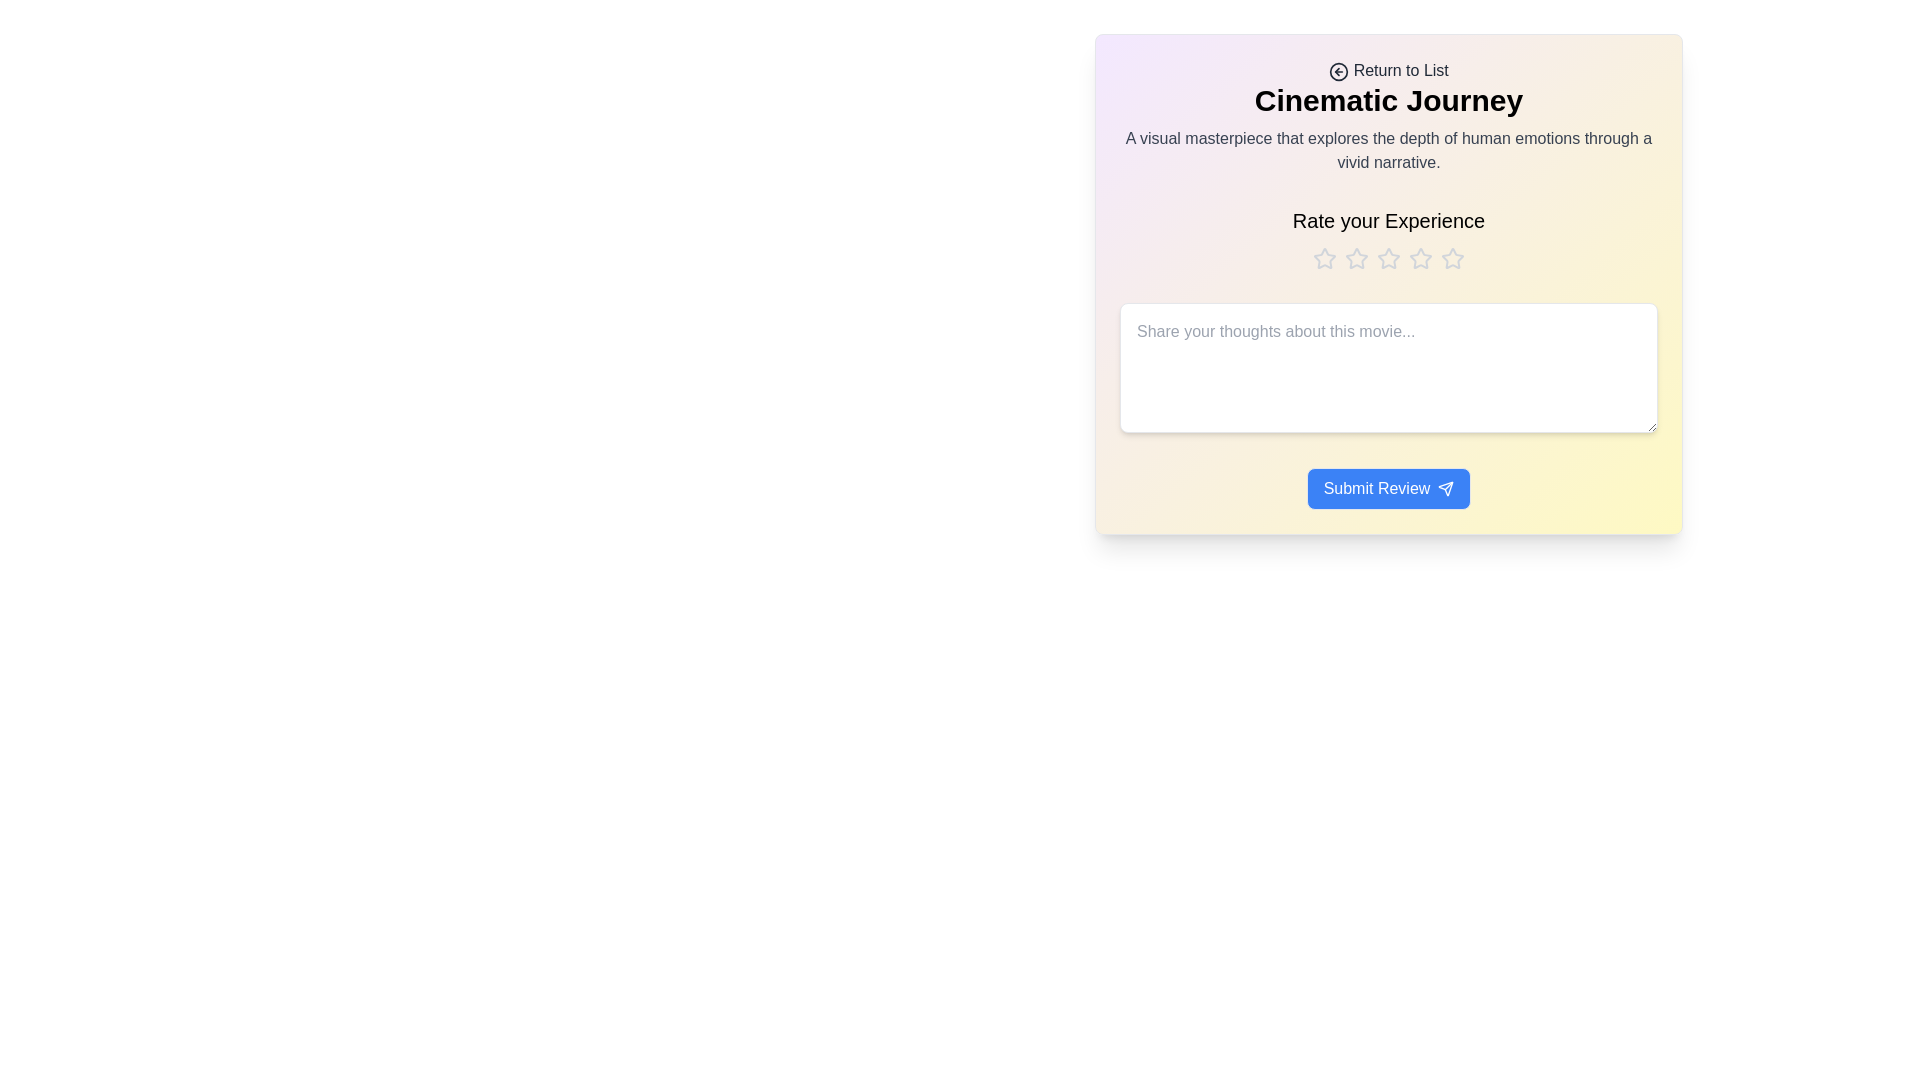 The height and width of the screenshot is (1080, 1920). What do you see at coordinates (1387, 238) in the screenshot?
I see `the stars in the 'Rate your Experience' section` at bounding box center [1387, 238].